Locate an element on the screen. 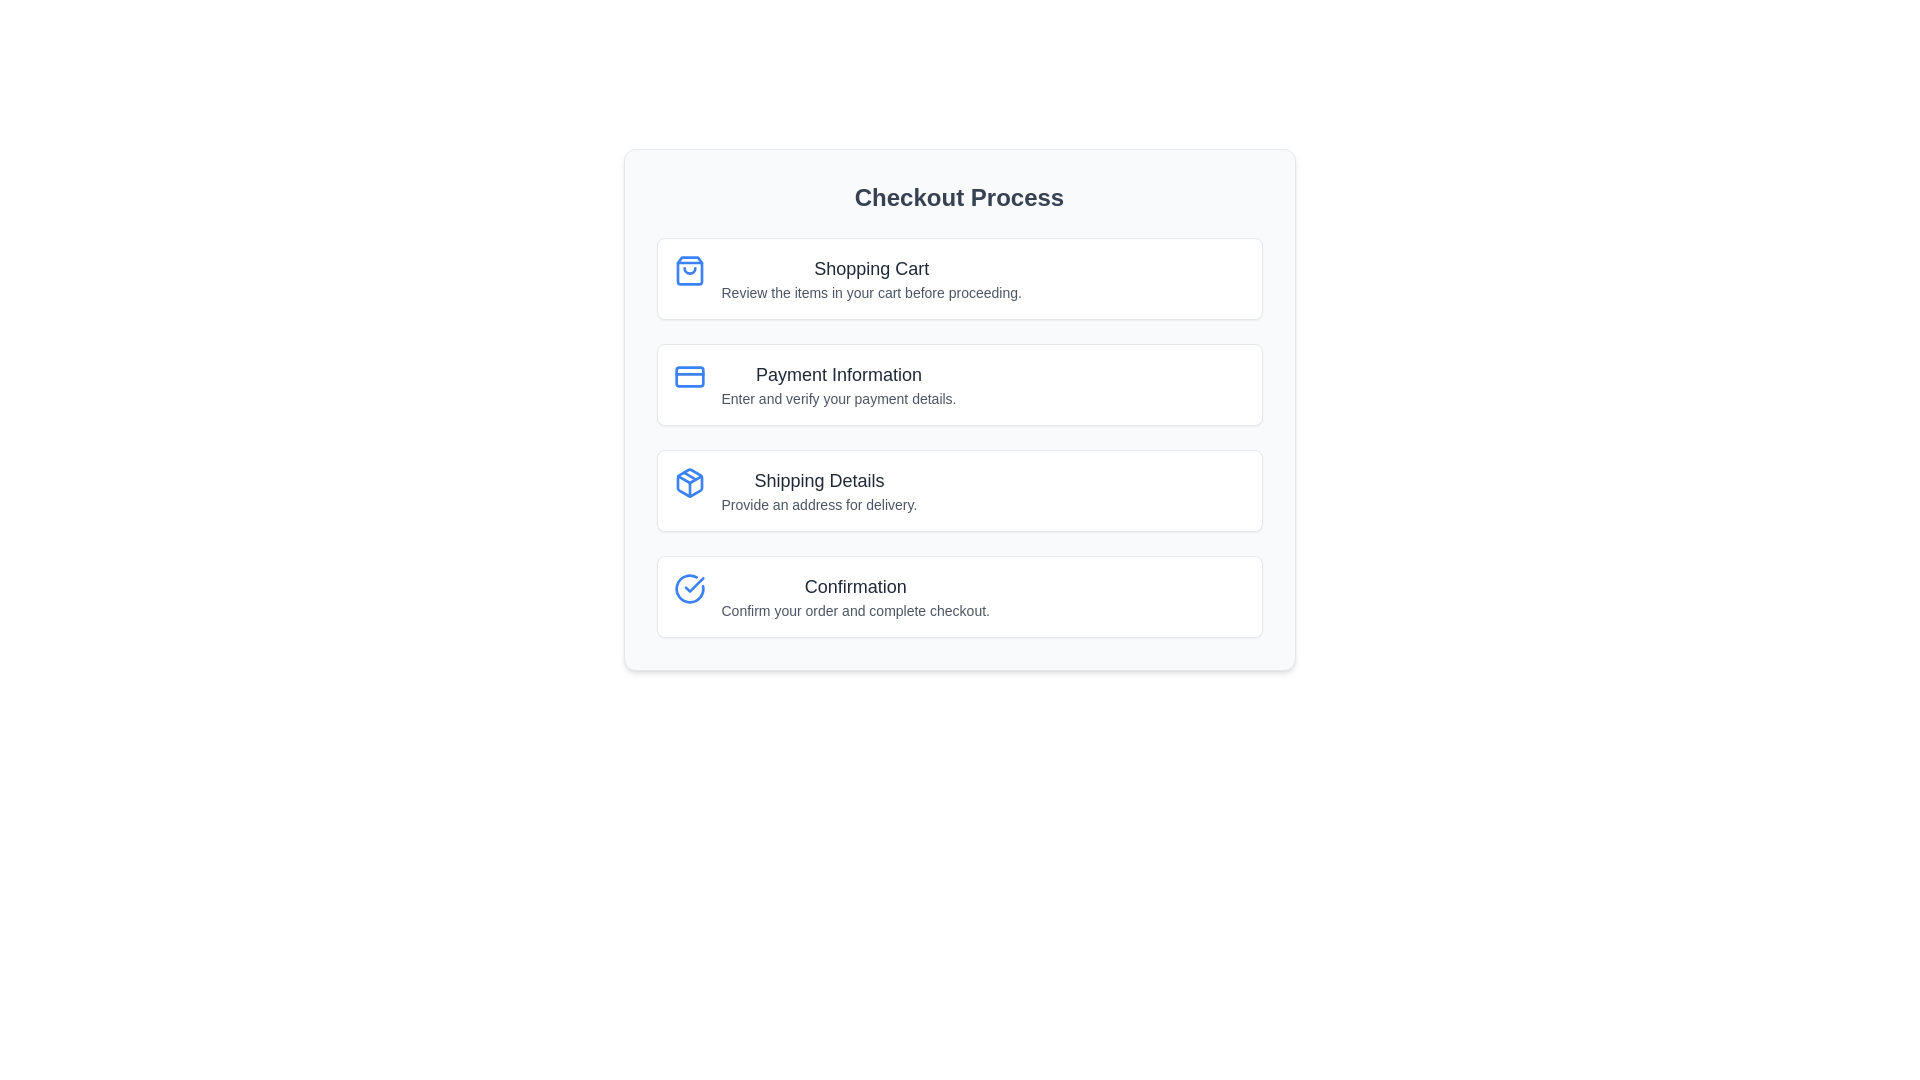 The image size is (1920, 1080). the circular blue icon indicating the completion of the 'Confirmation' step in the Checkout Process interface is located at coordinates (689, 588).